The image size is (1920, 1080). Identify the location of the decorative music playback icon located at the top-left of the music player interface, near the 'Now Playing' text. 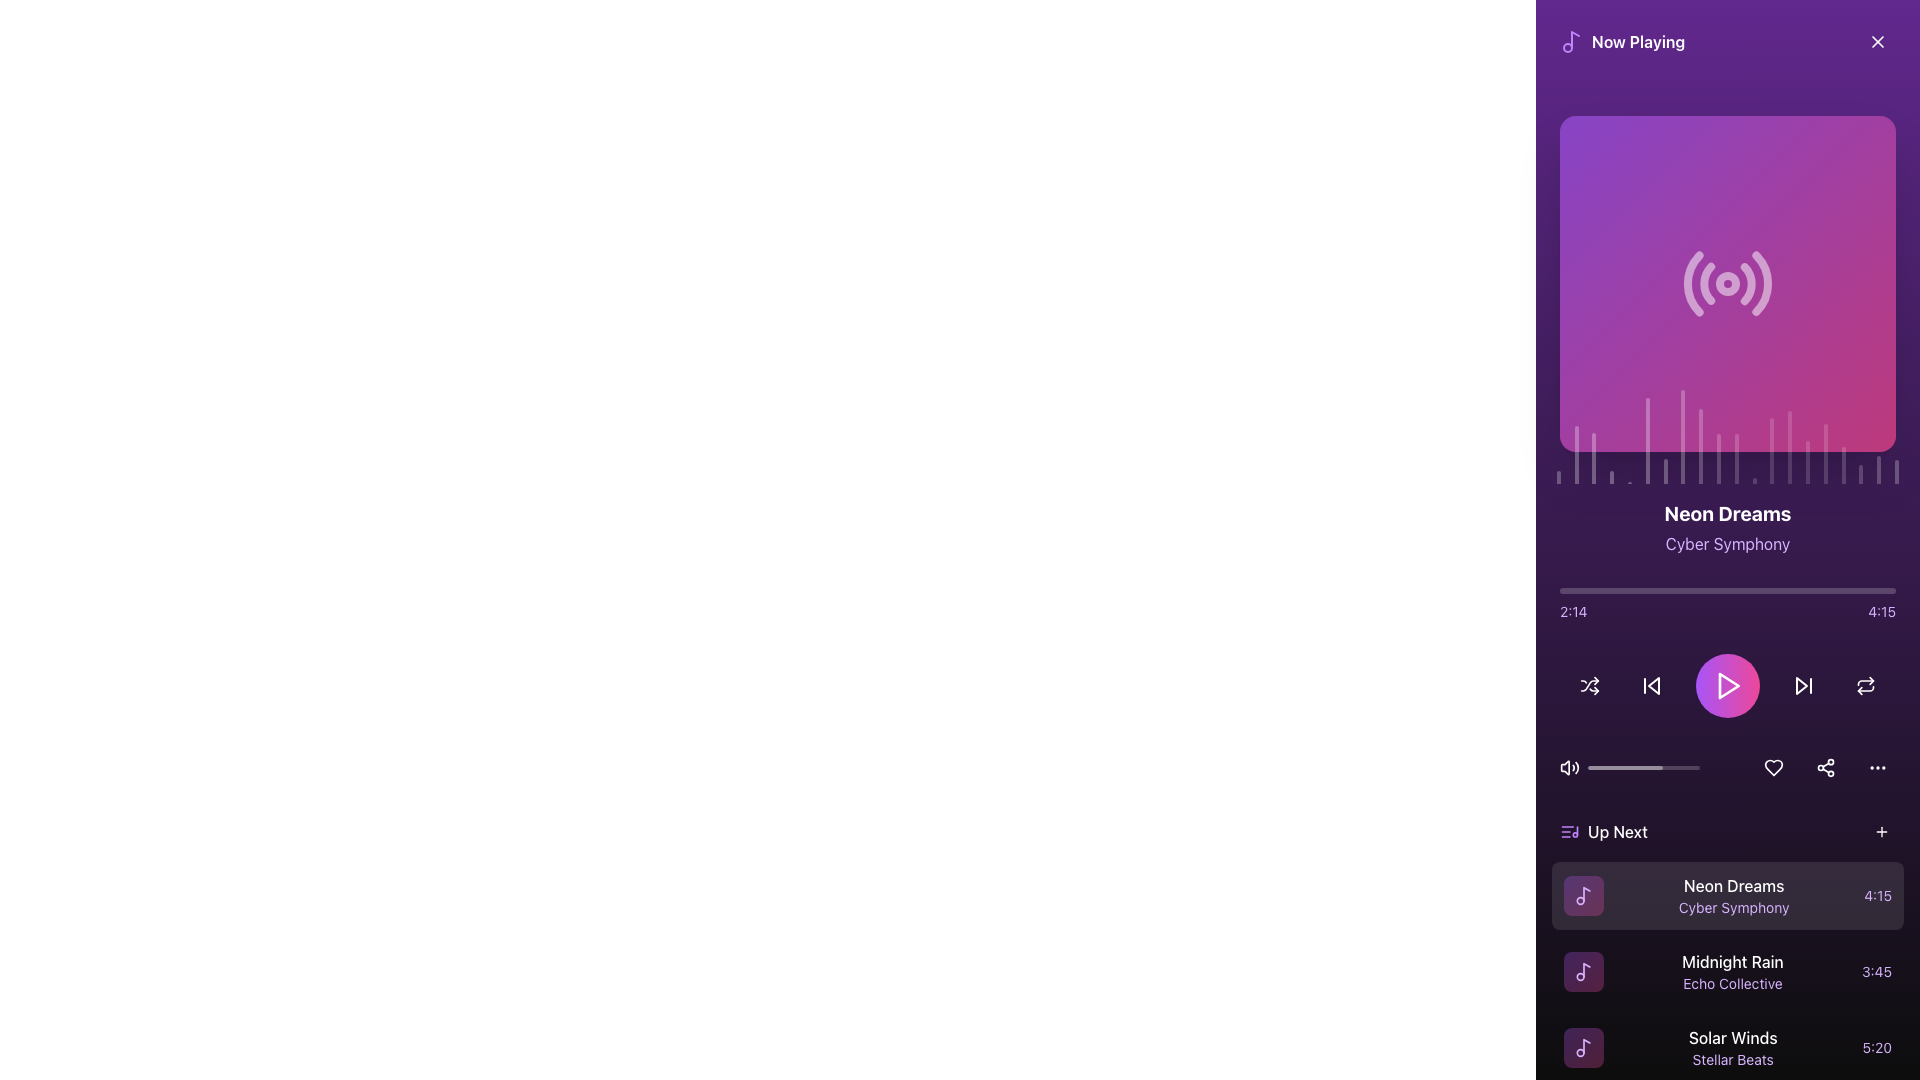
(1570, 42).